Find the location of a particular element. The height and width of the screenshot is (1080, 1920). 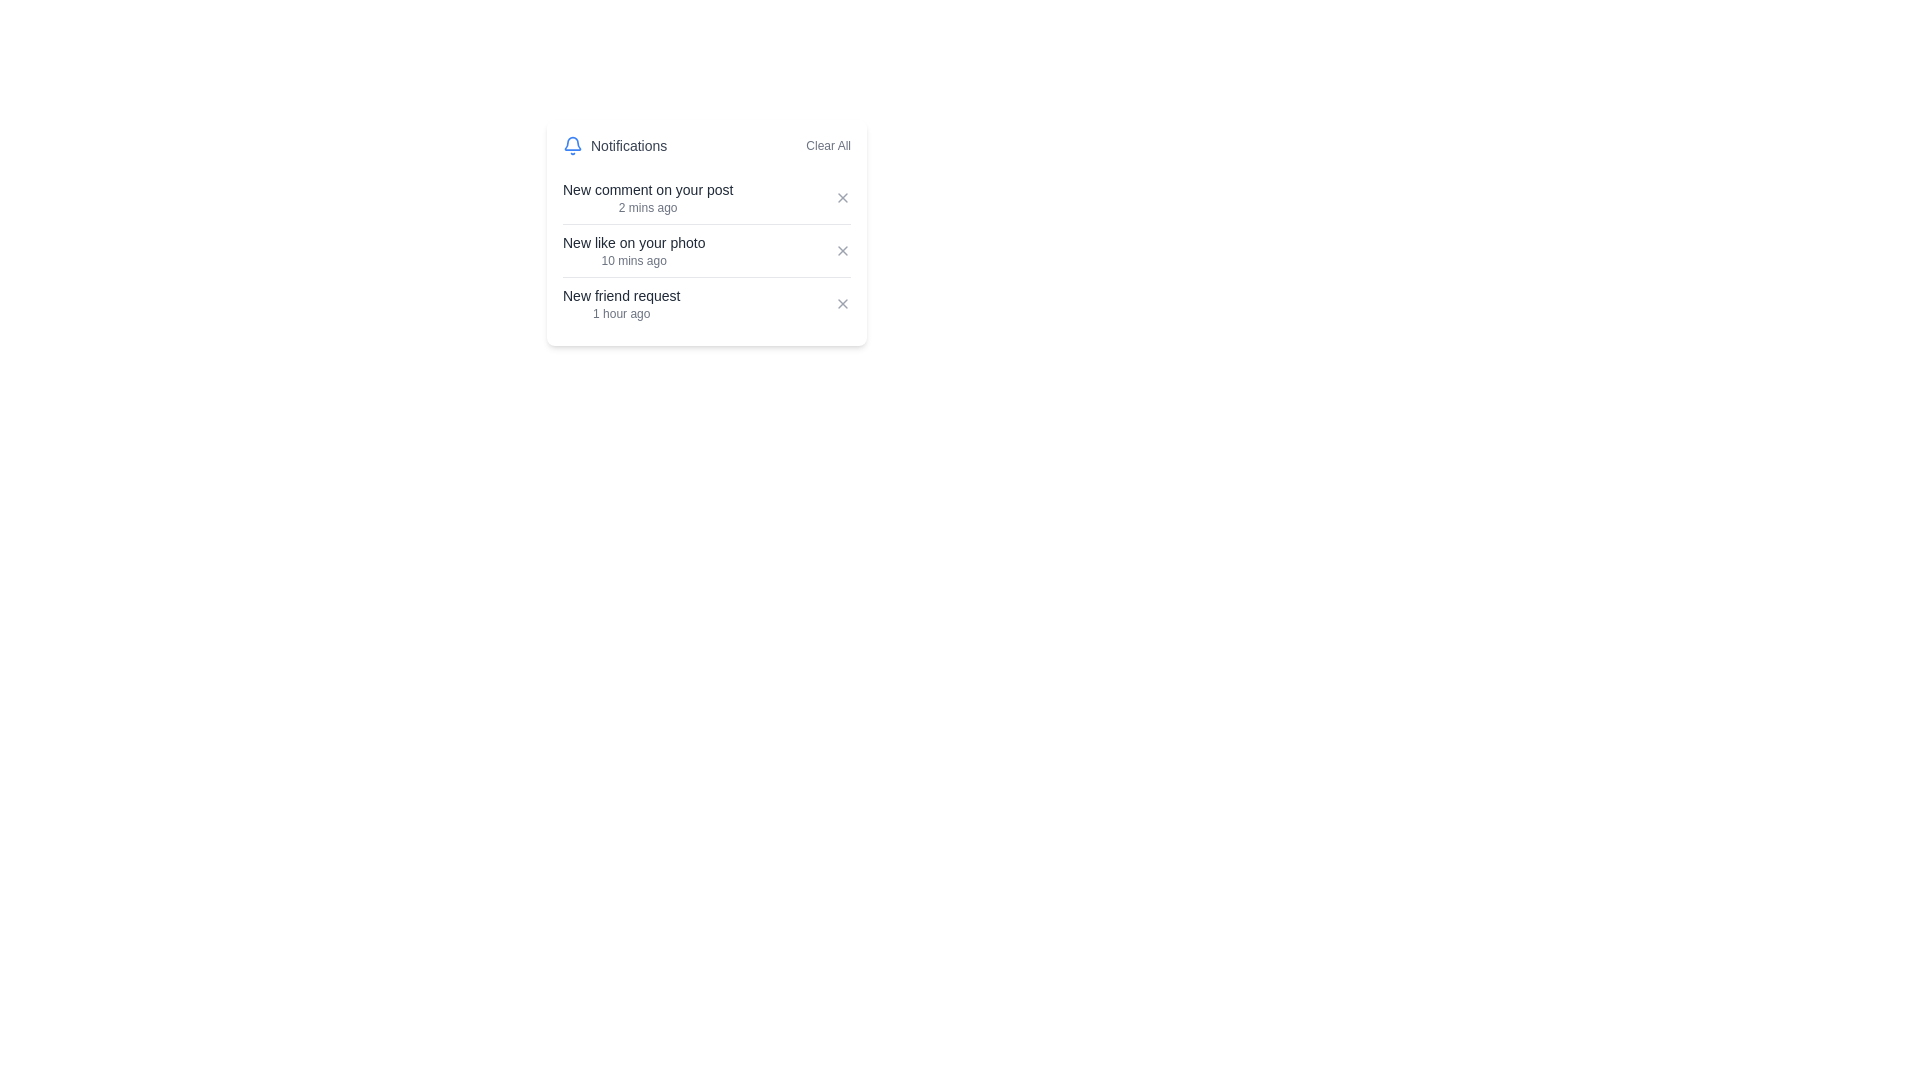

the notification item that informs the user about a new friend request, located between the second notification titled 'New like on your photo' and an 'X' icon for clearing the notification is located at coordinates (620, 304).